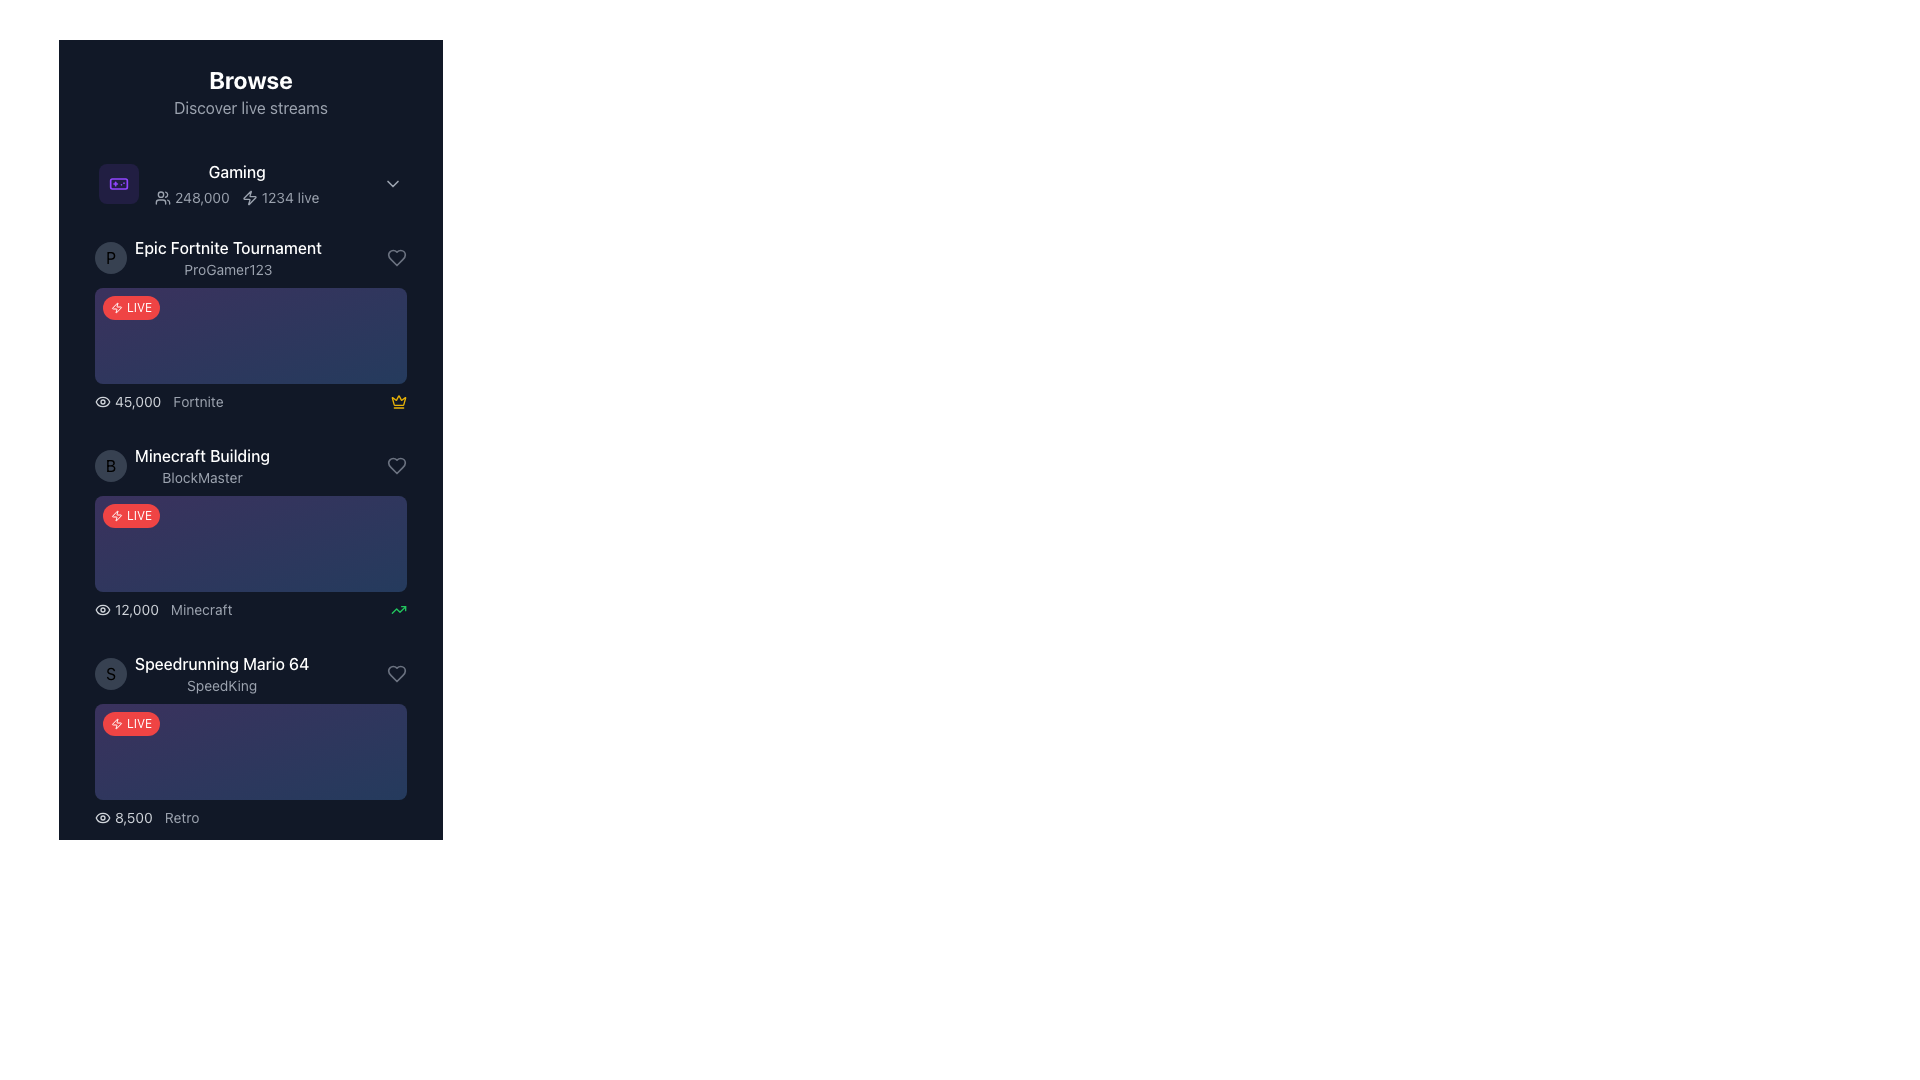 The width and height of the screenshot is (1920, 1080). Describe the element at coordinates (237, 171) in the screenshot. I see `the 'Gaming' label which is styled with white text on a dark background, located under 'Browse' and 'Discover live streams', and is the first word in a group with '248,000' and an icon` at that location.